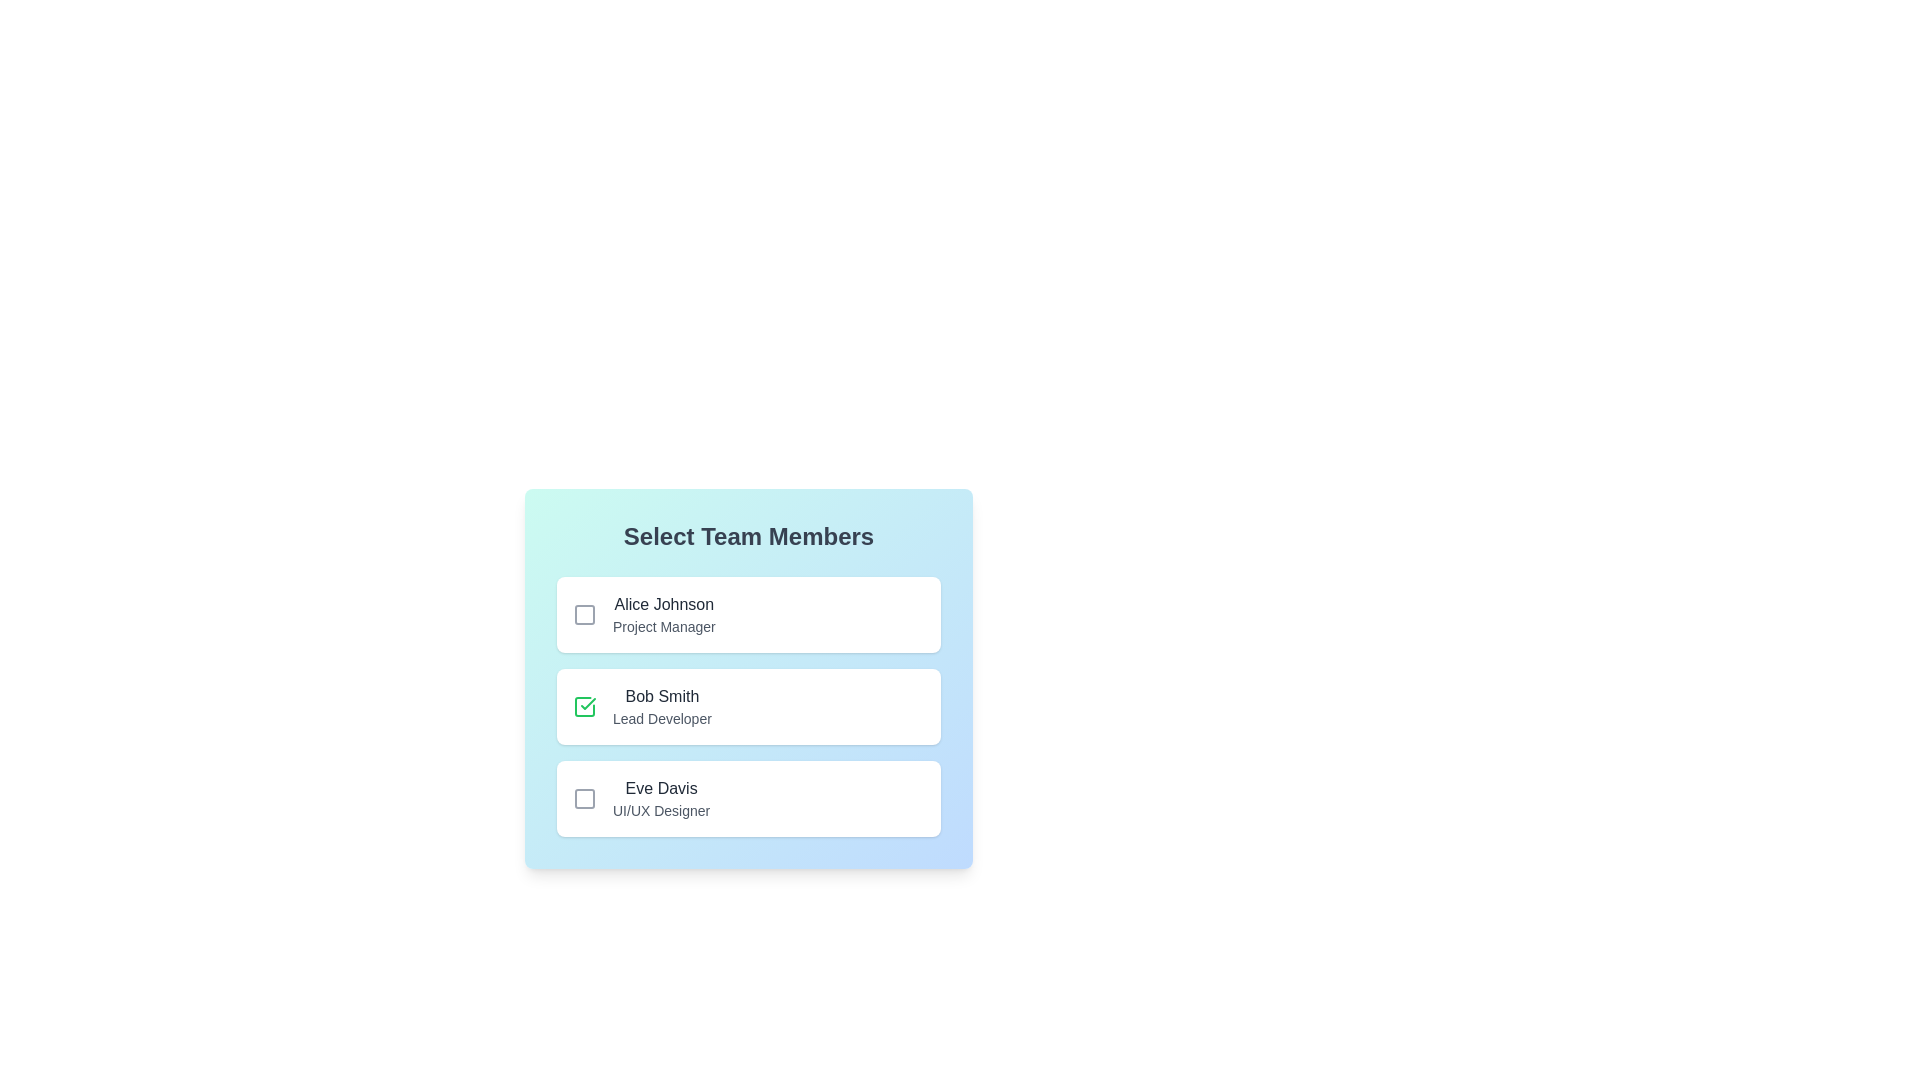  What do you see at coordinates (584, 705) in the screenshot?
I see `the Checkbox icon for the team member 'Bob Smith' to trigger focus effects` at bounding box center [584, 705].